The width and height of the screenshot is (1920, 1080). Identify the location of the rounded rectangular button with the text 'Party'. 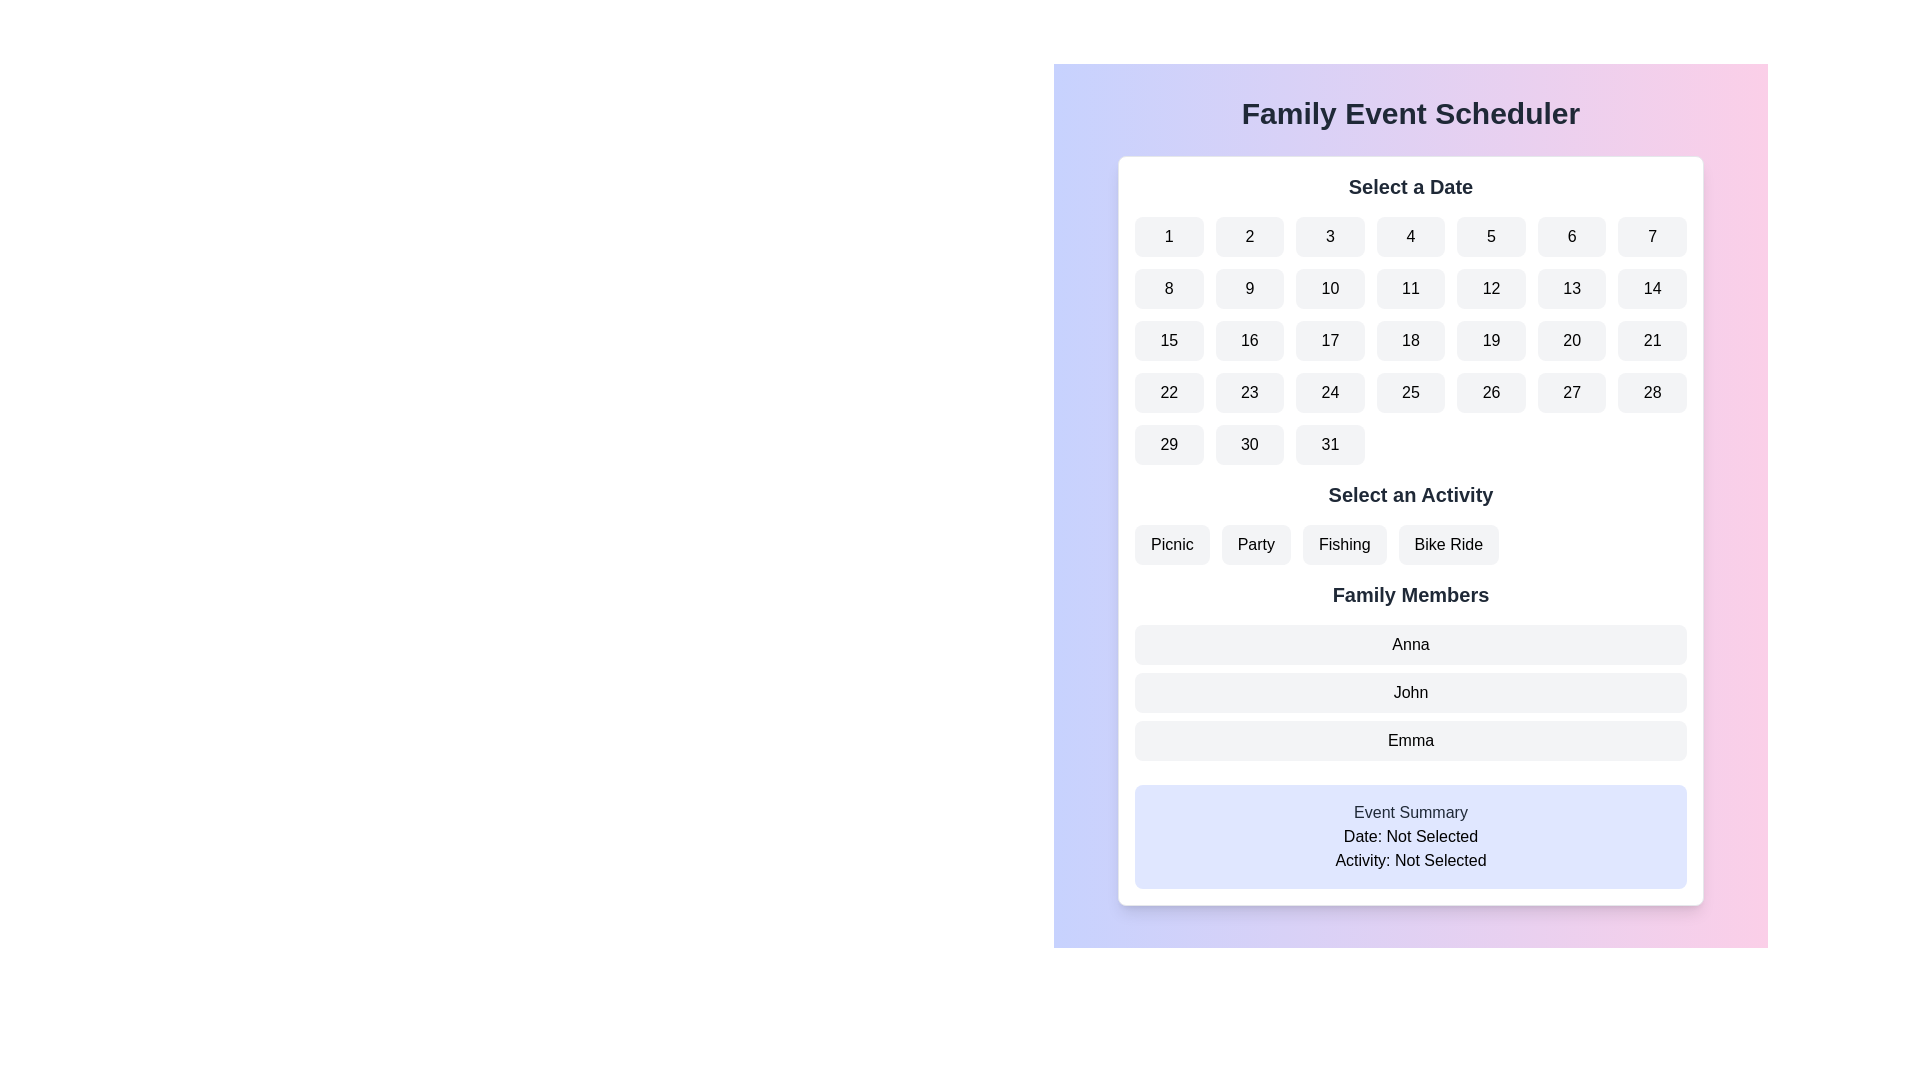
(1255, 544).